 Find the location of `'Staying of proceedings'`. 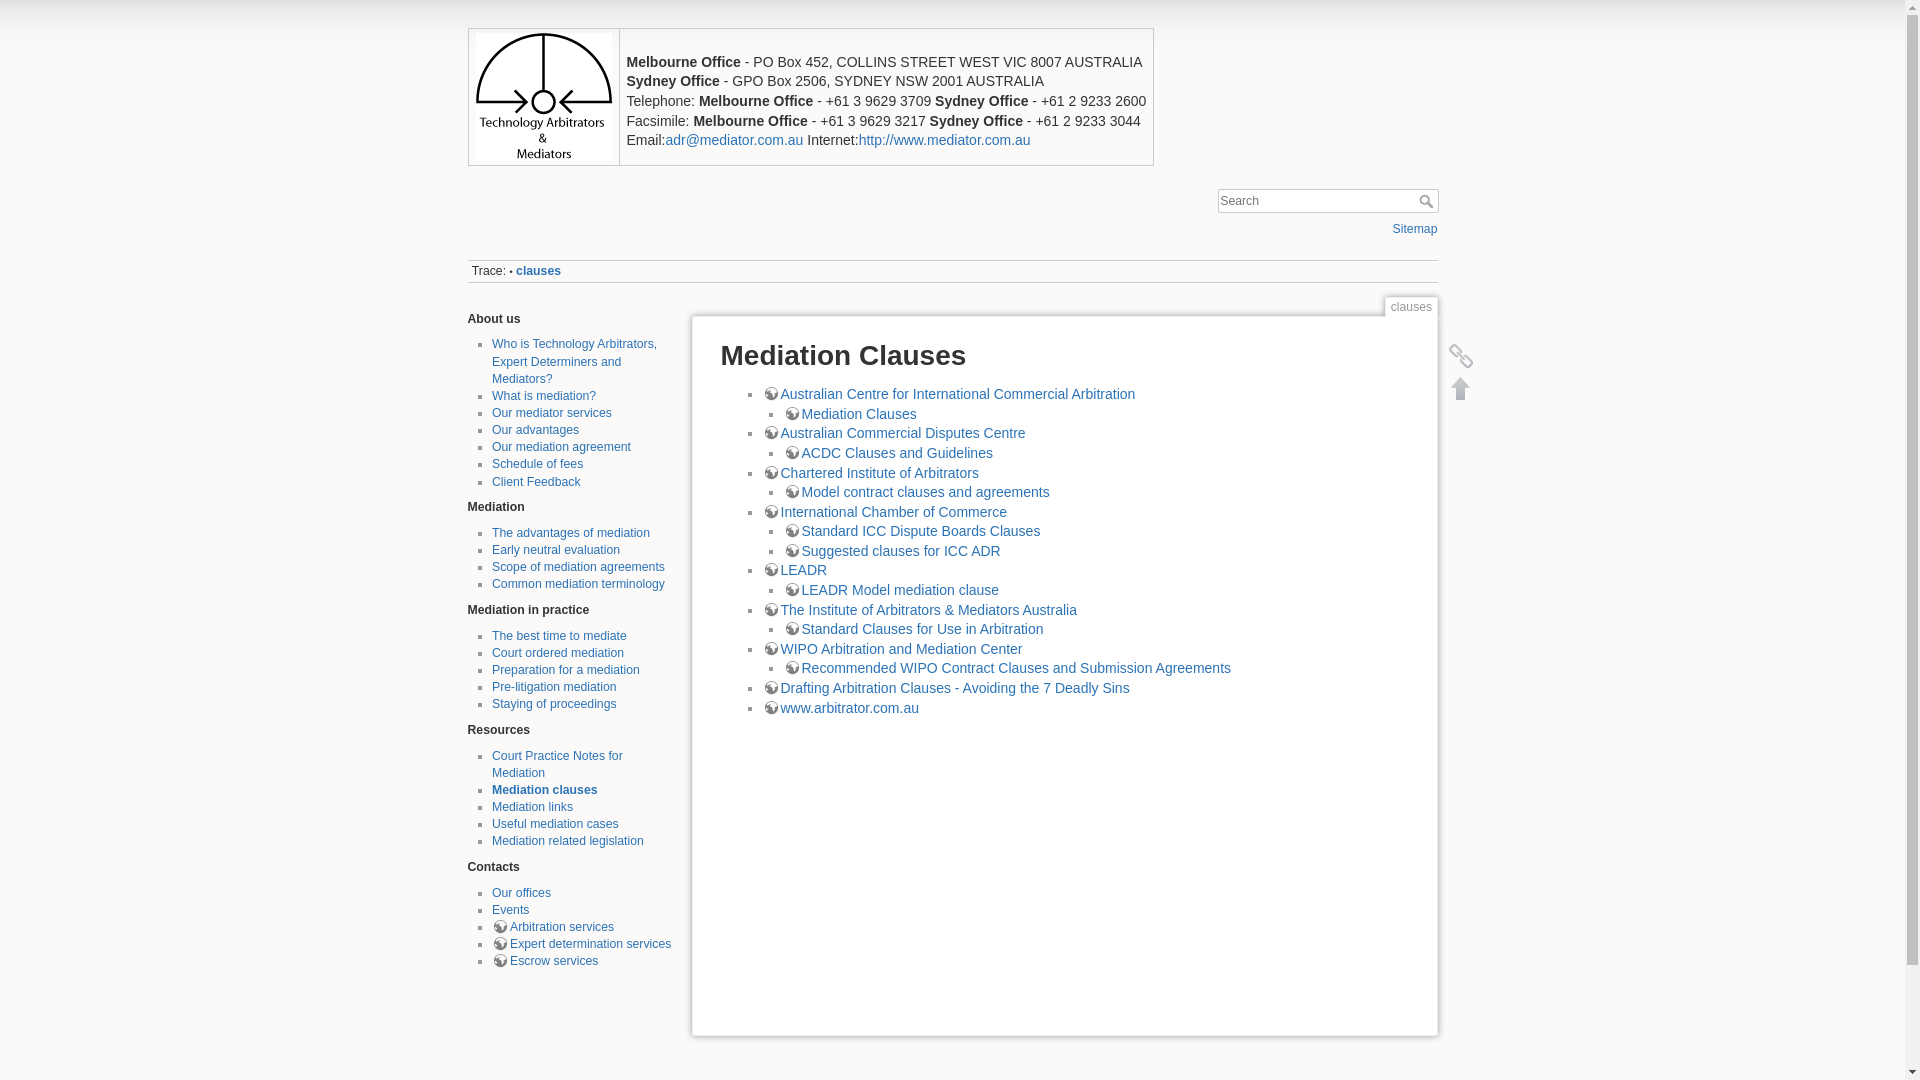

'Staying of proceedings' is located at coordinates (554, 703).